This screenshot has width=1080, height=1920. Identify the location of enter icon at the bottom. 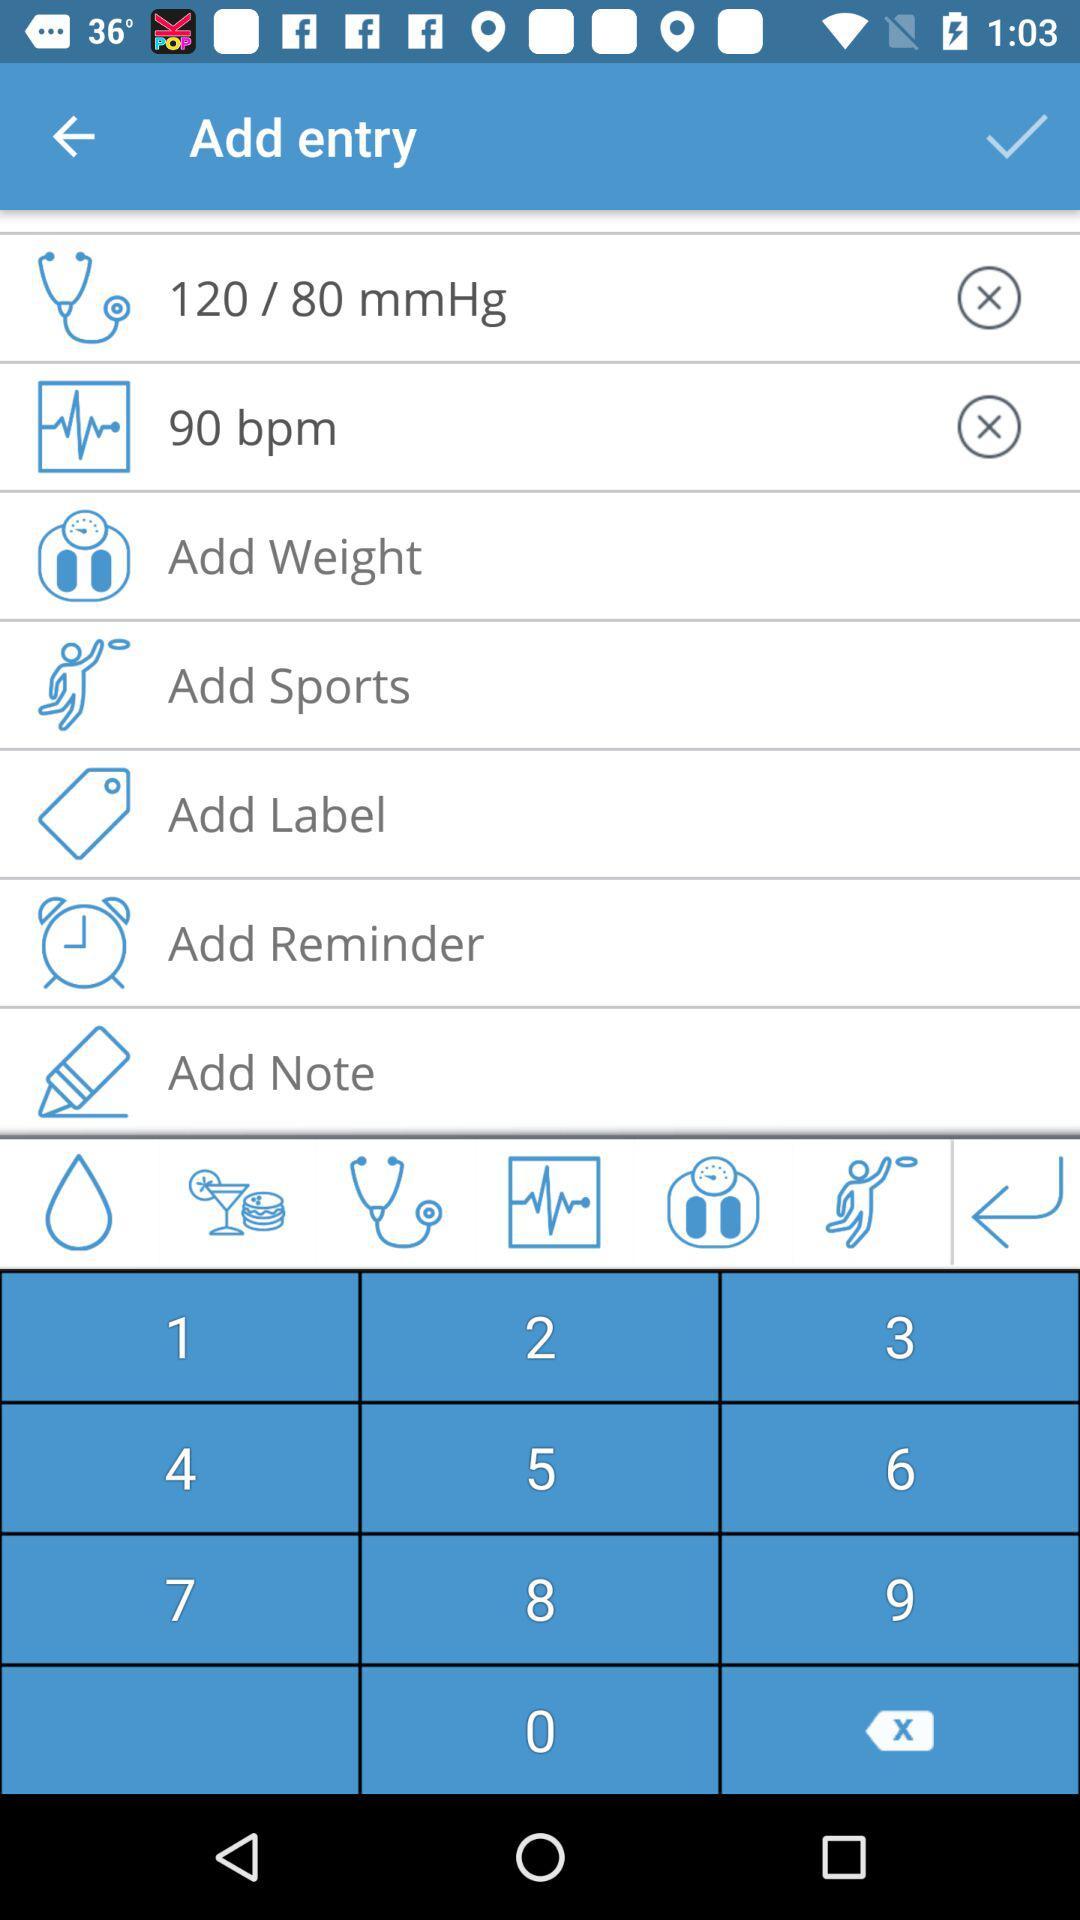
(1017, 1200).